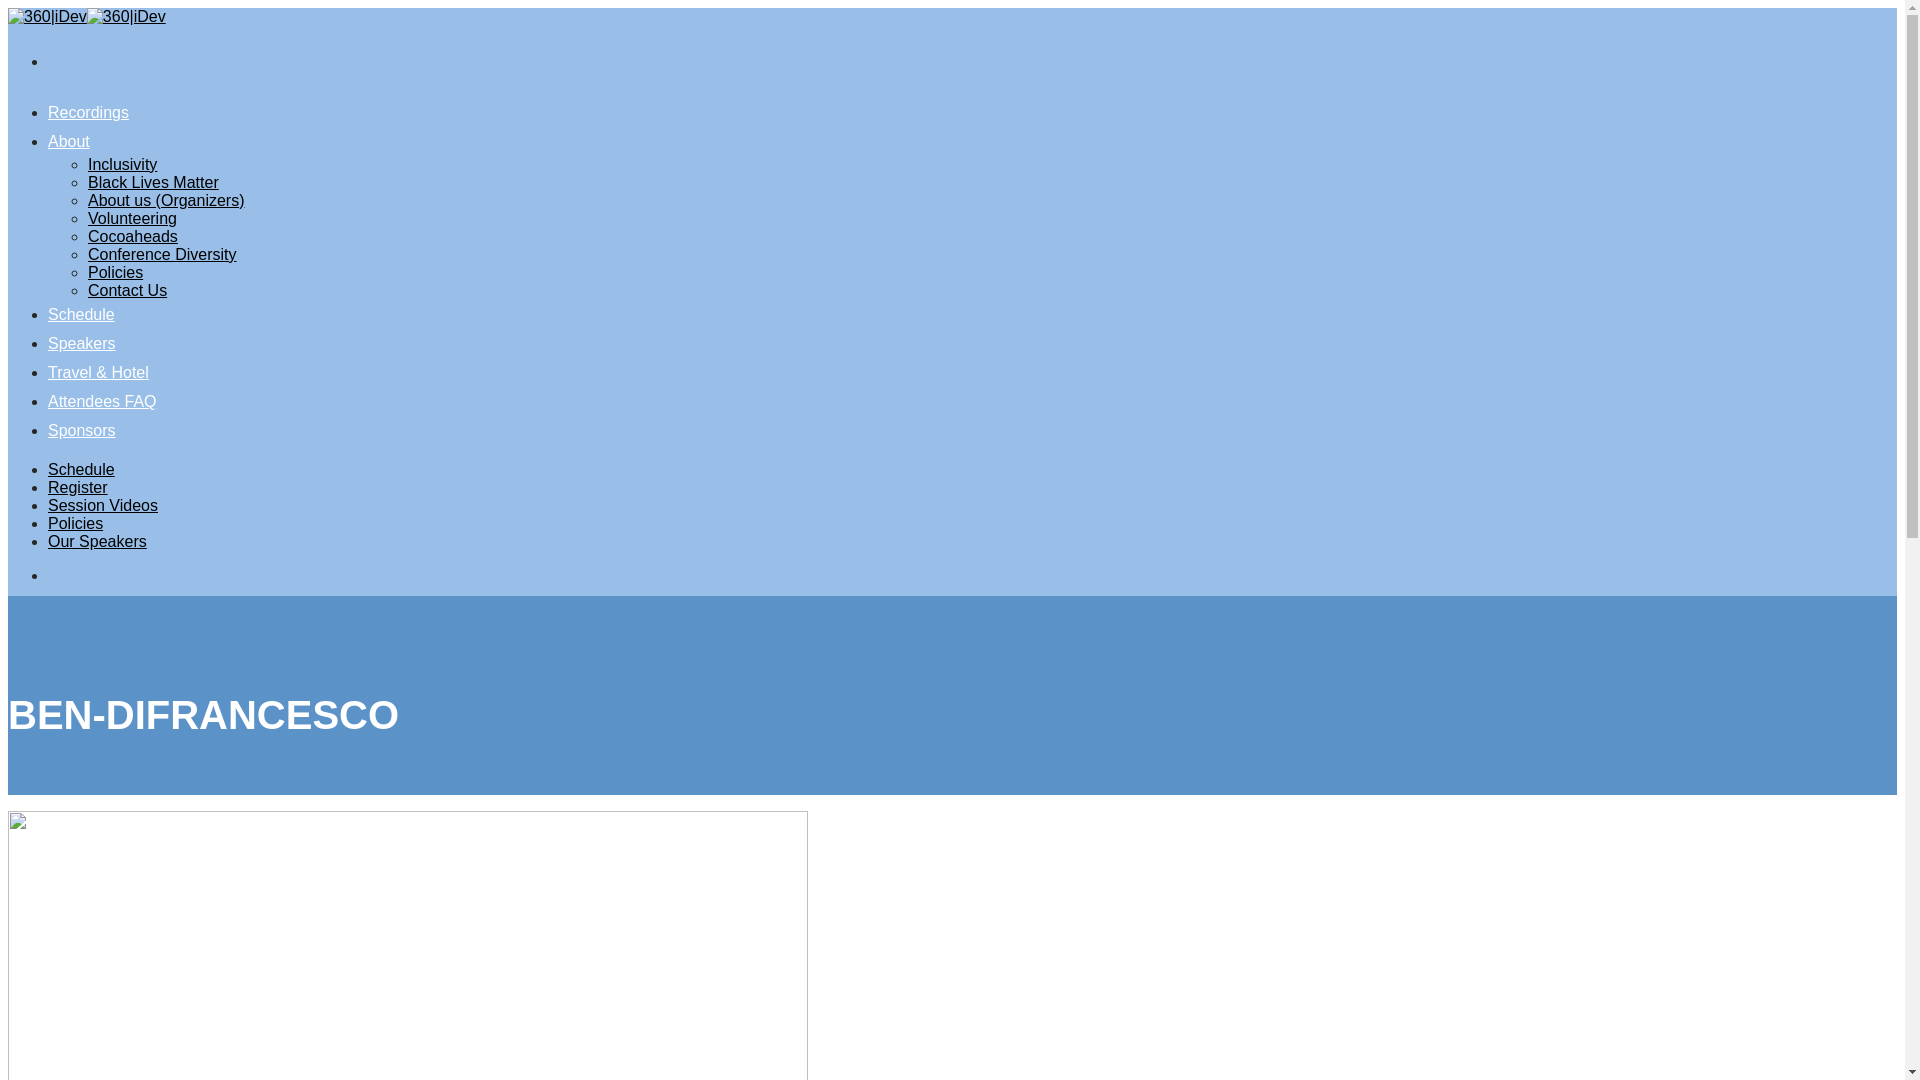 The width and height of the screenshot is (1920, 1080). I want to click on 'Sponsors', so click(80, 429).